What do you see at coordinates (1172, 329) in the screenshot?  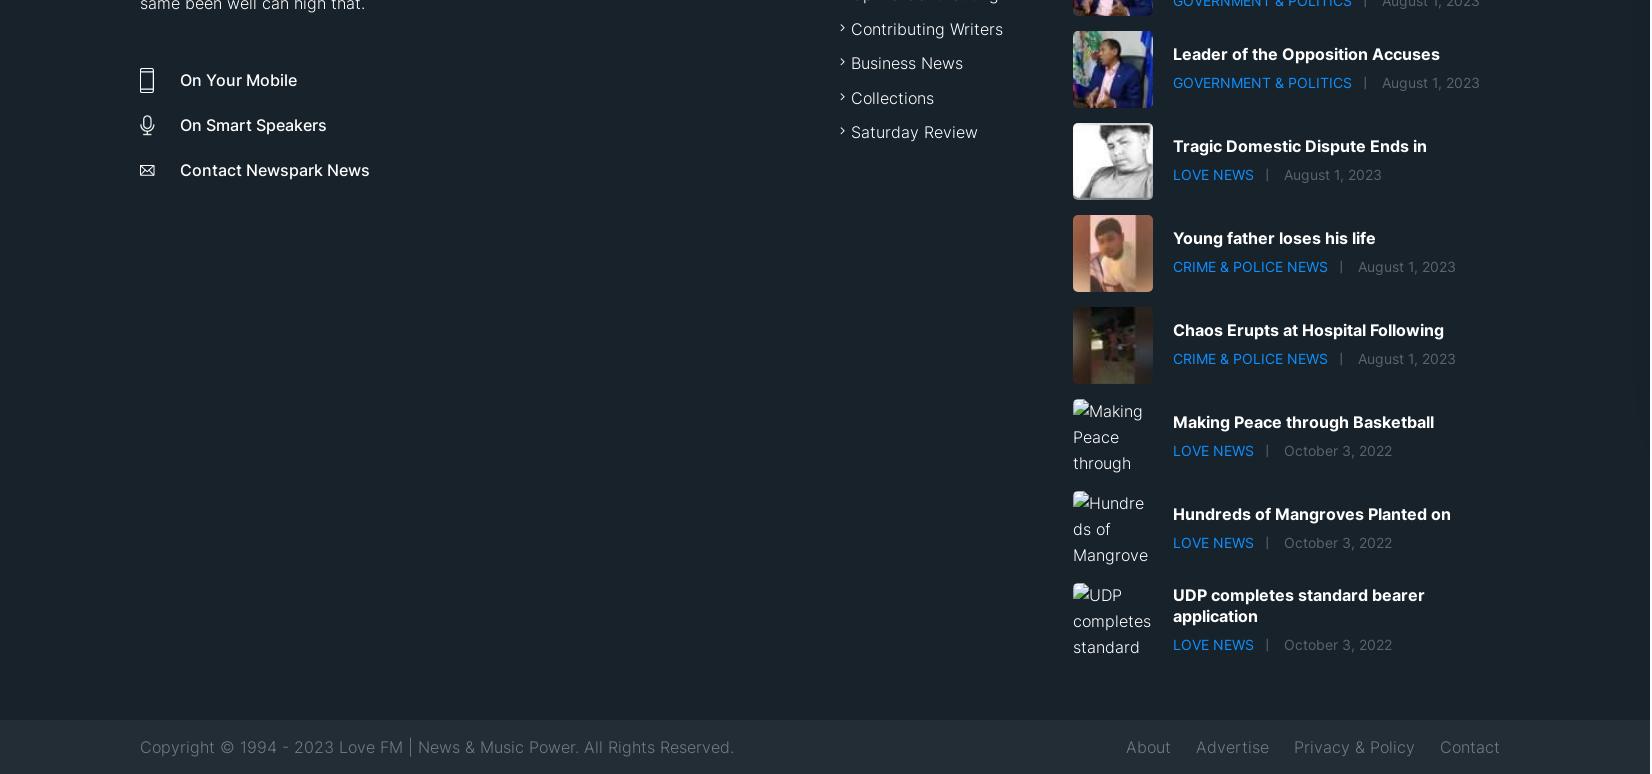 I see `'Chaos Erupts at Hospital Following'` at bounding box center [1172, 329].